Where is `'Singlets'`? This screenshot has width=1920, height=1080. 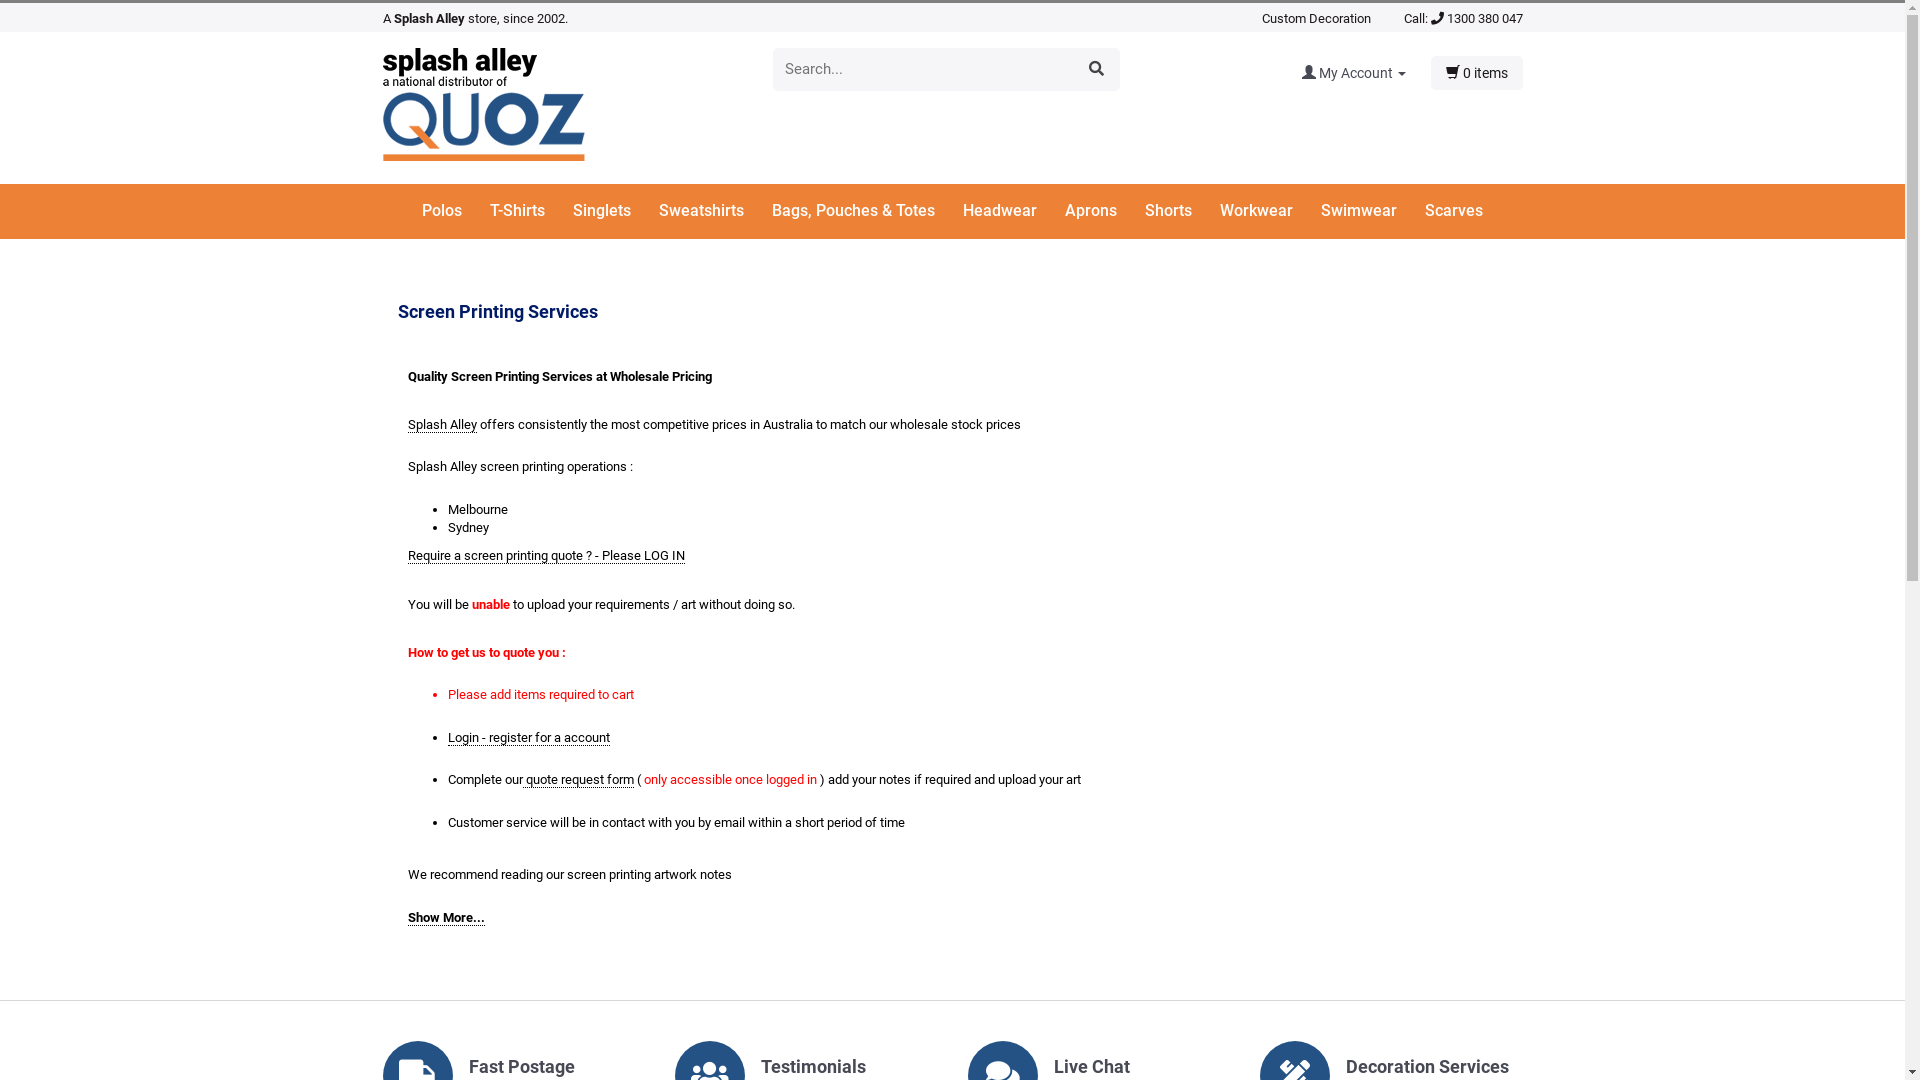
'Singlets' is located at coordinates (613, 211).